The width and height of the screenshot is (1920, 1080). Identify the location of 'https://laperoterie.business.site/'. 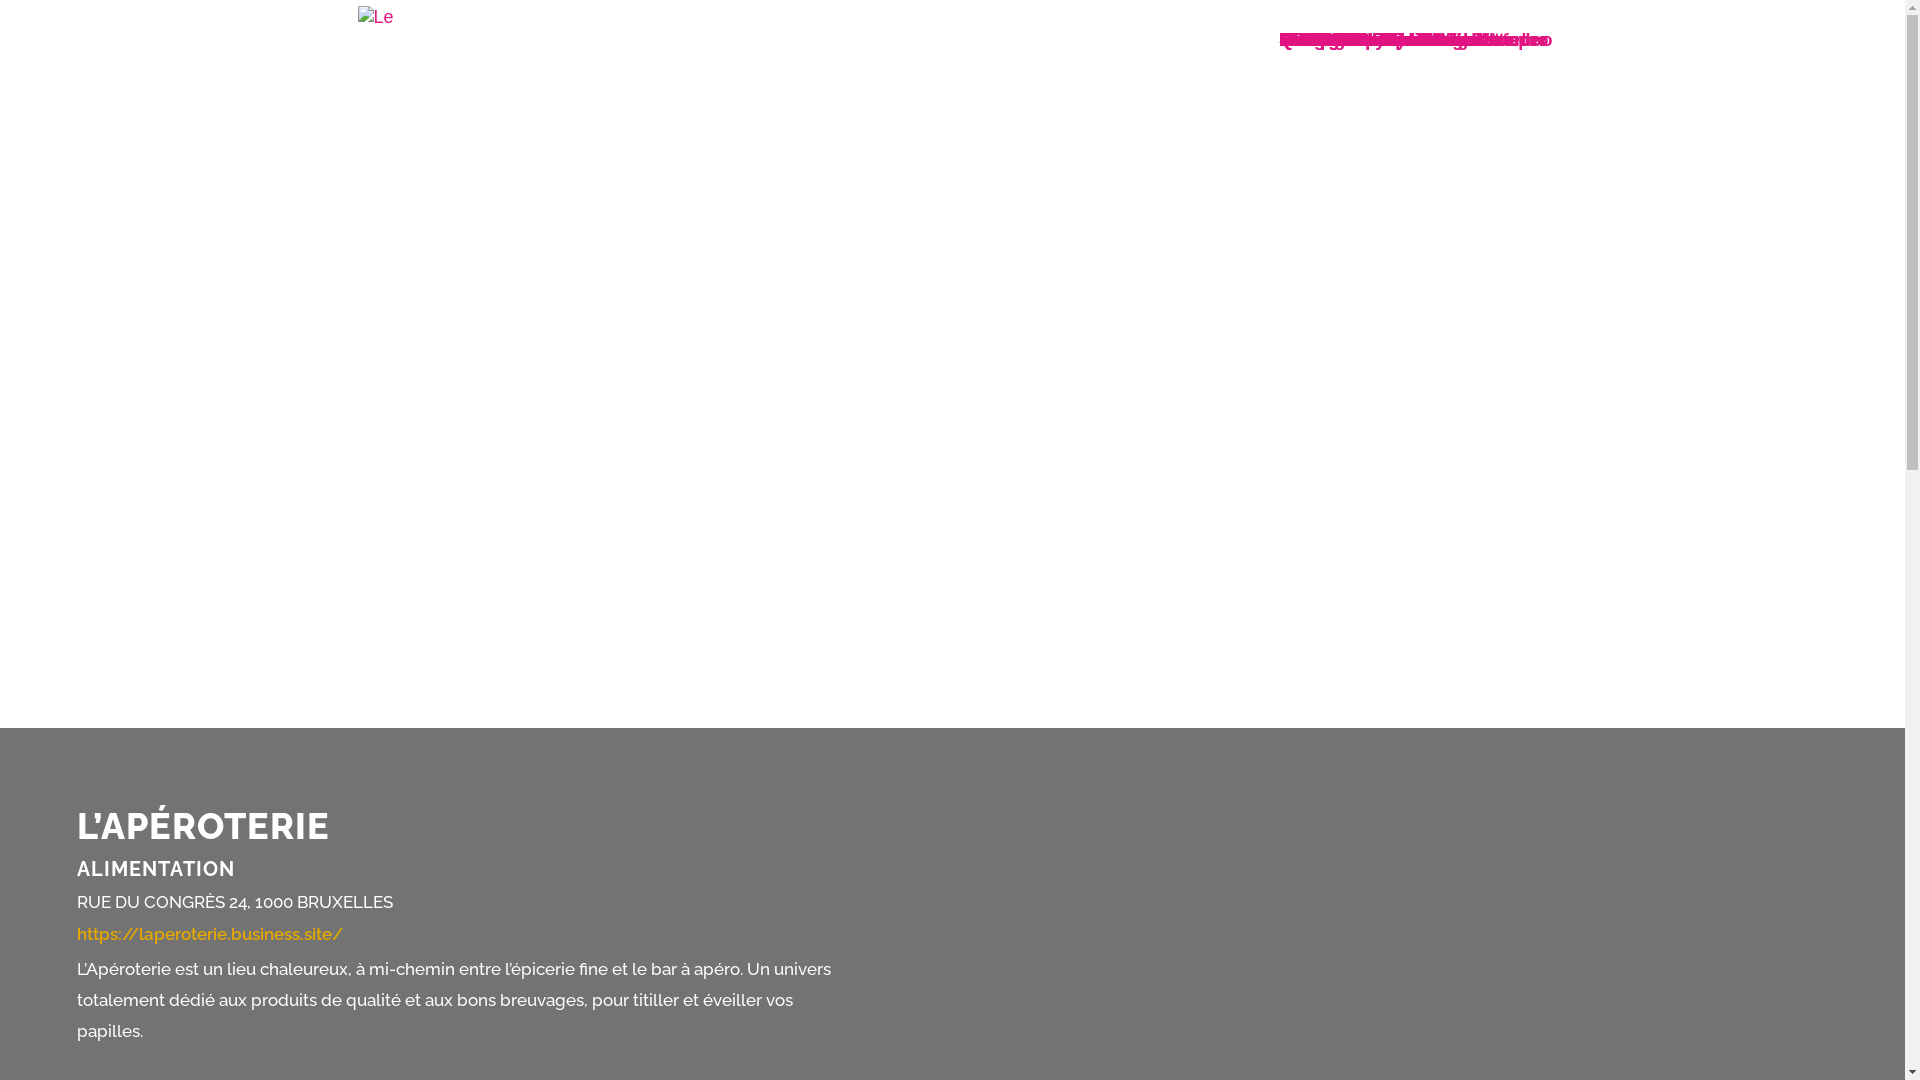
(210, 933).